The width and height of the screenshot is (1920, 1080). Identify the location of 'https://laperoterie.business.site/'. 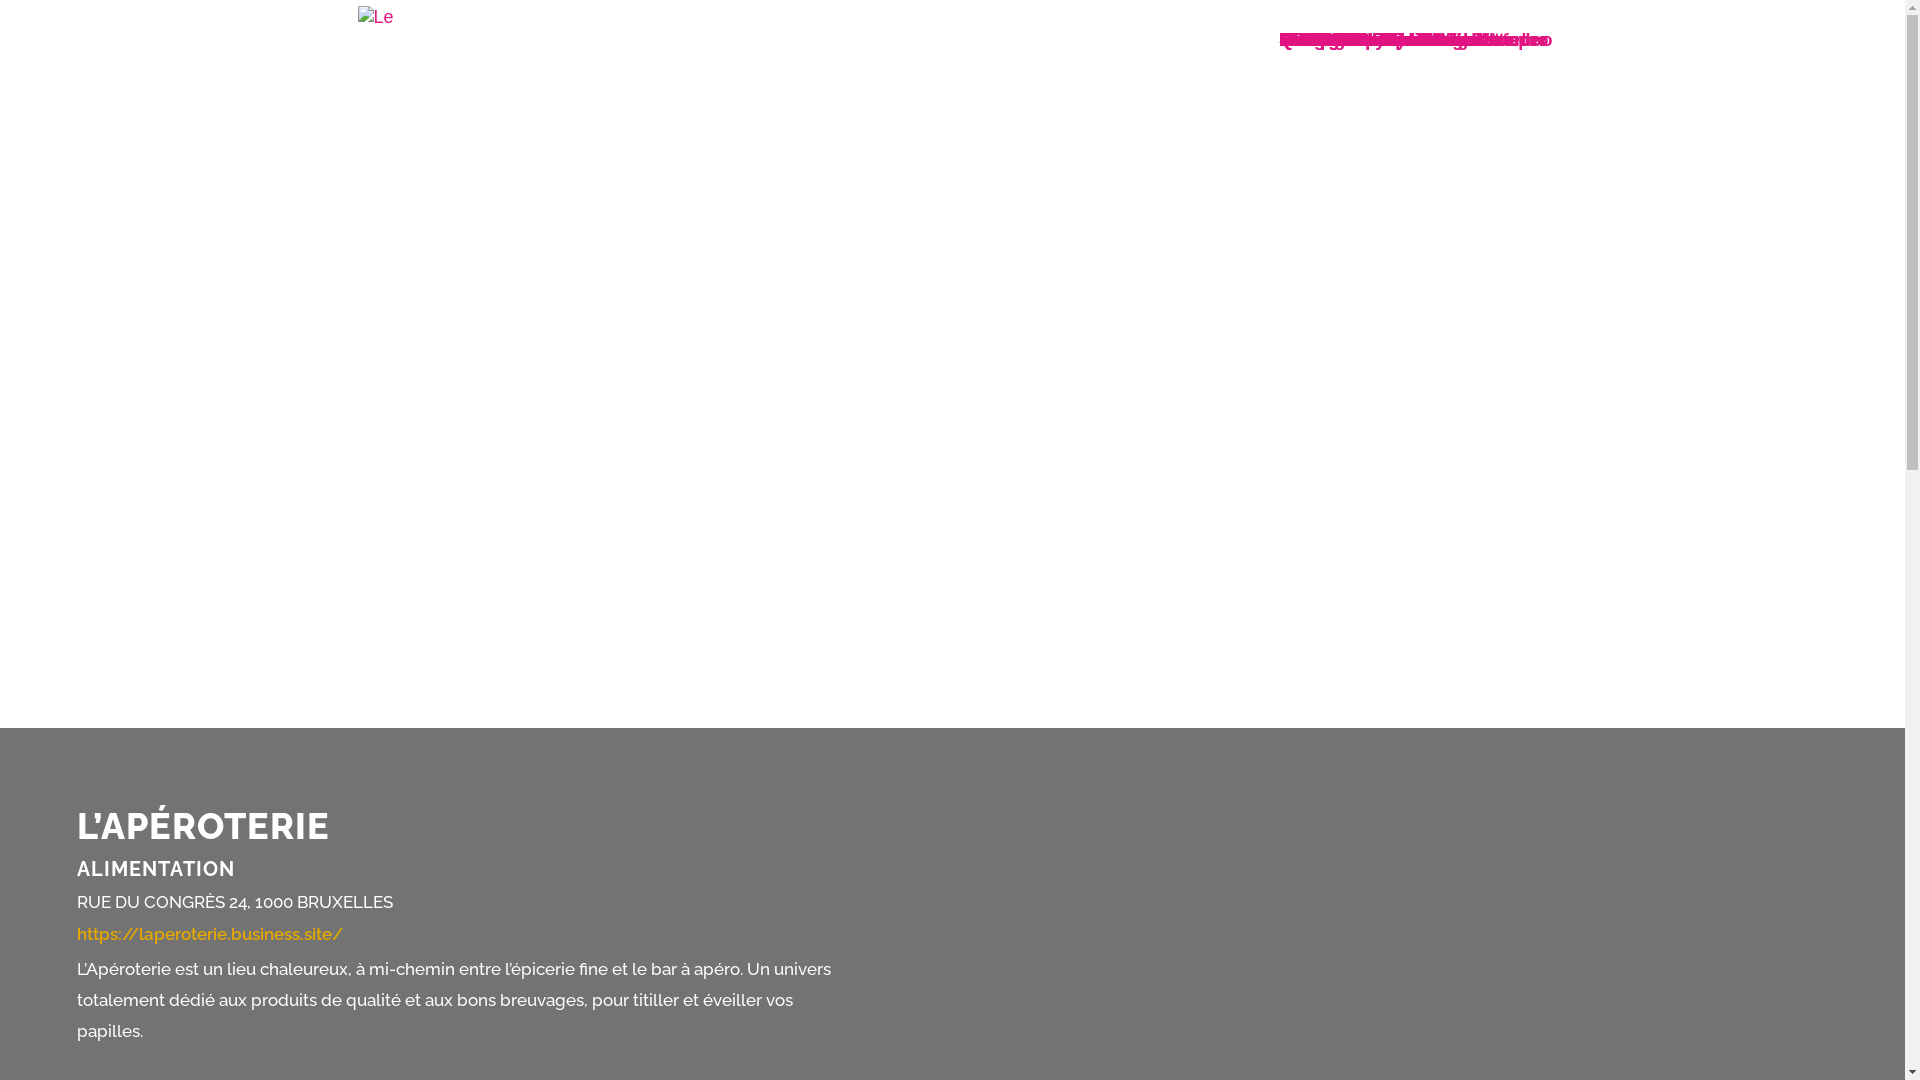
(210, 933).